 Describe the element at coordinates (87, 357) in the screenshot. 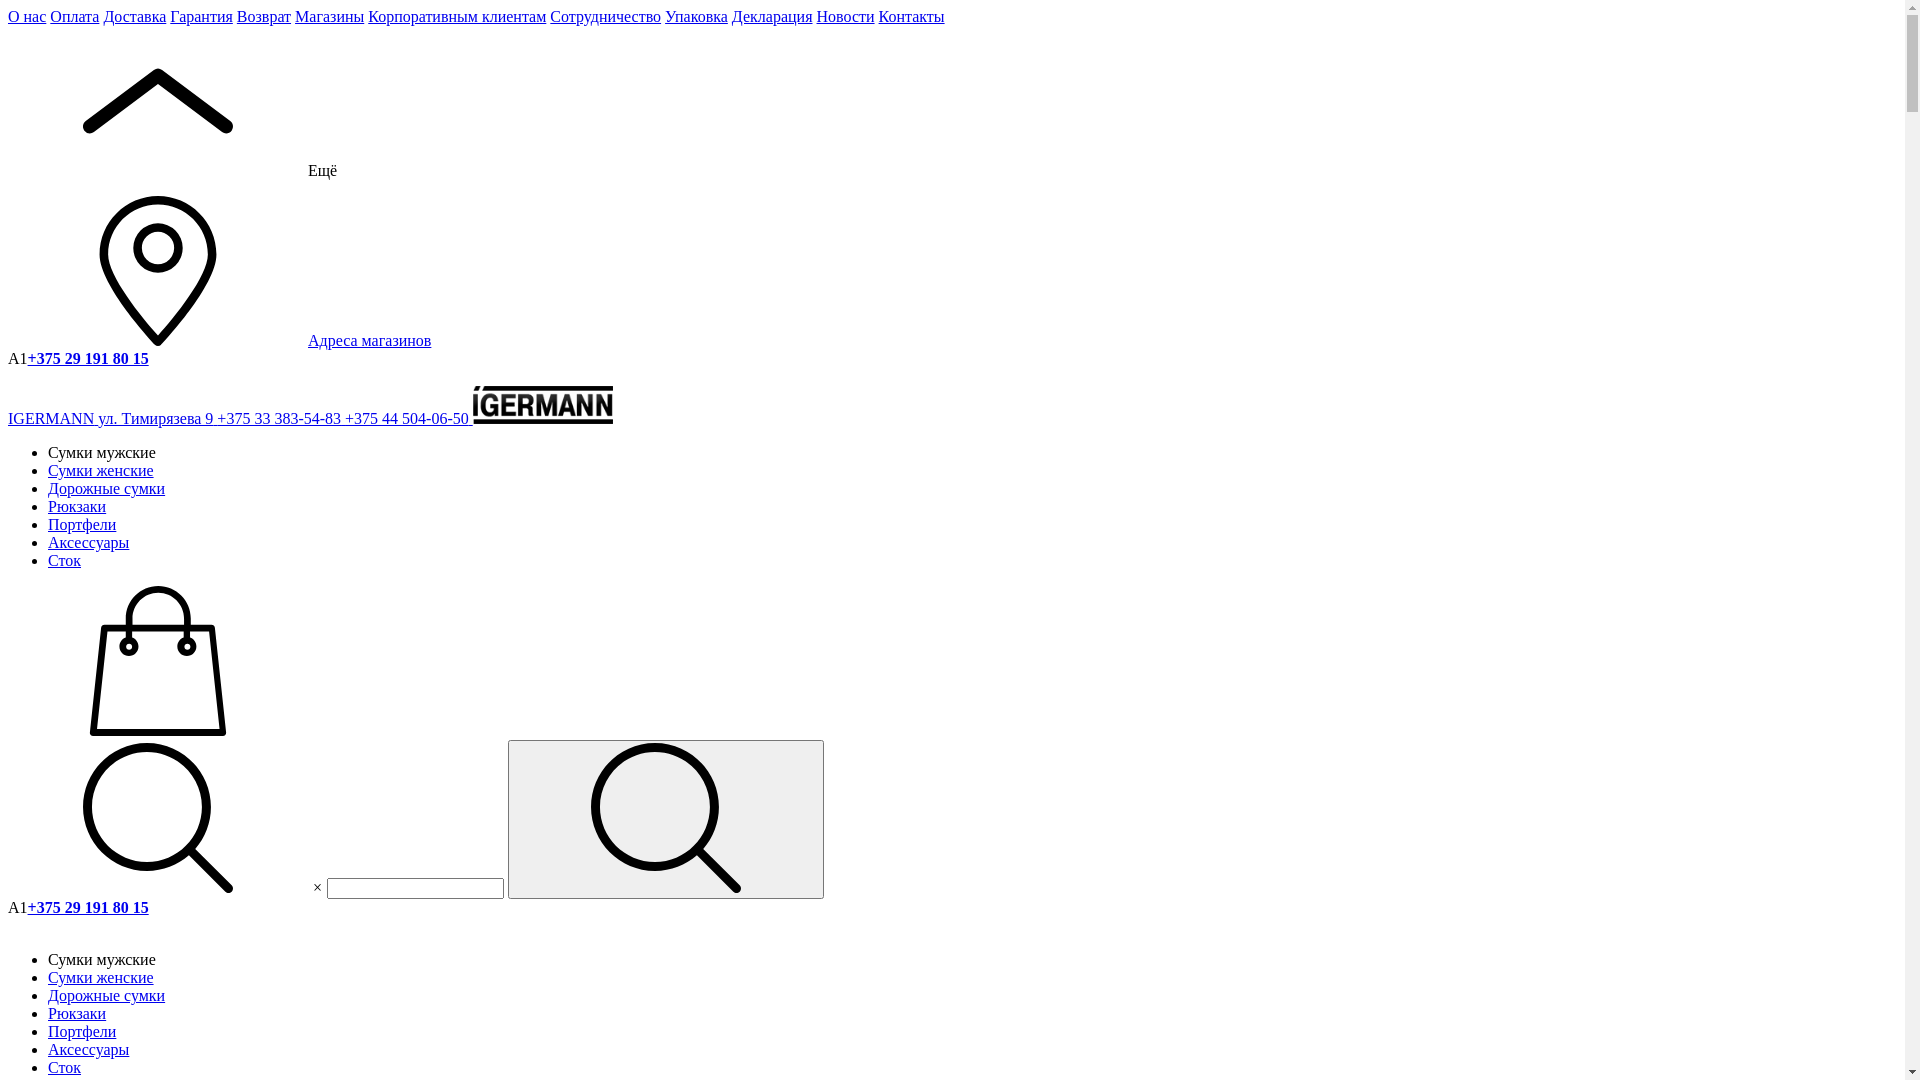

I see `'+375 29 191 80 15'` at that location.